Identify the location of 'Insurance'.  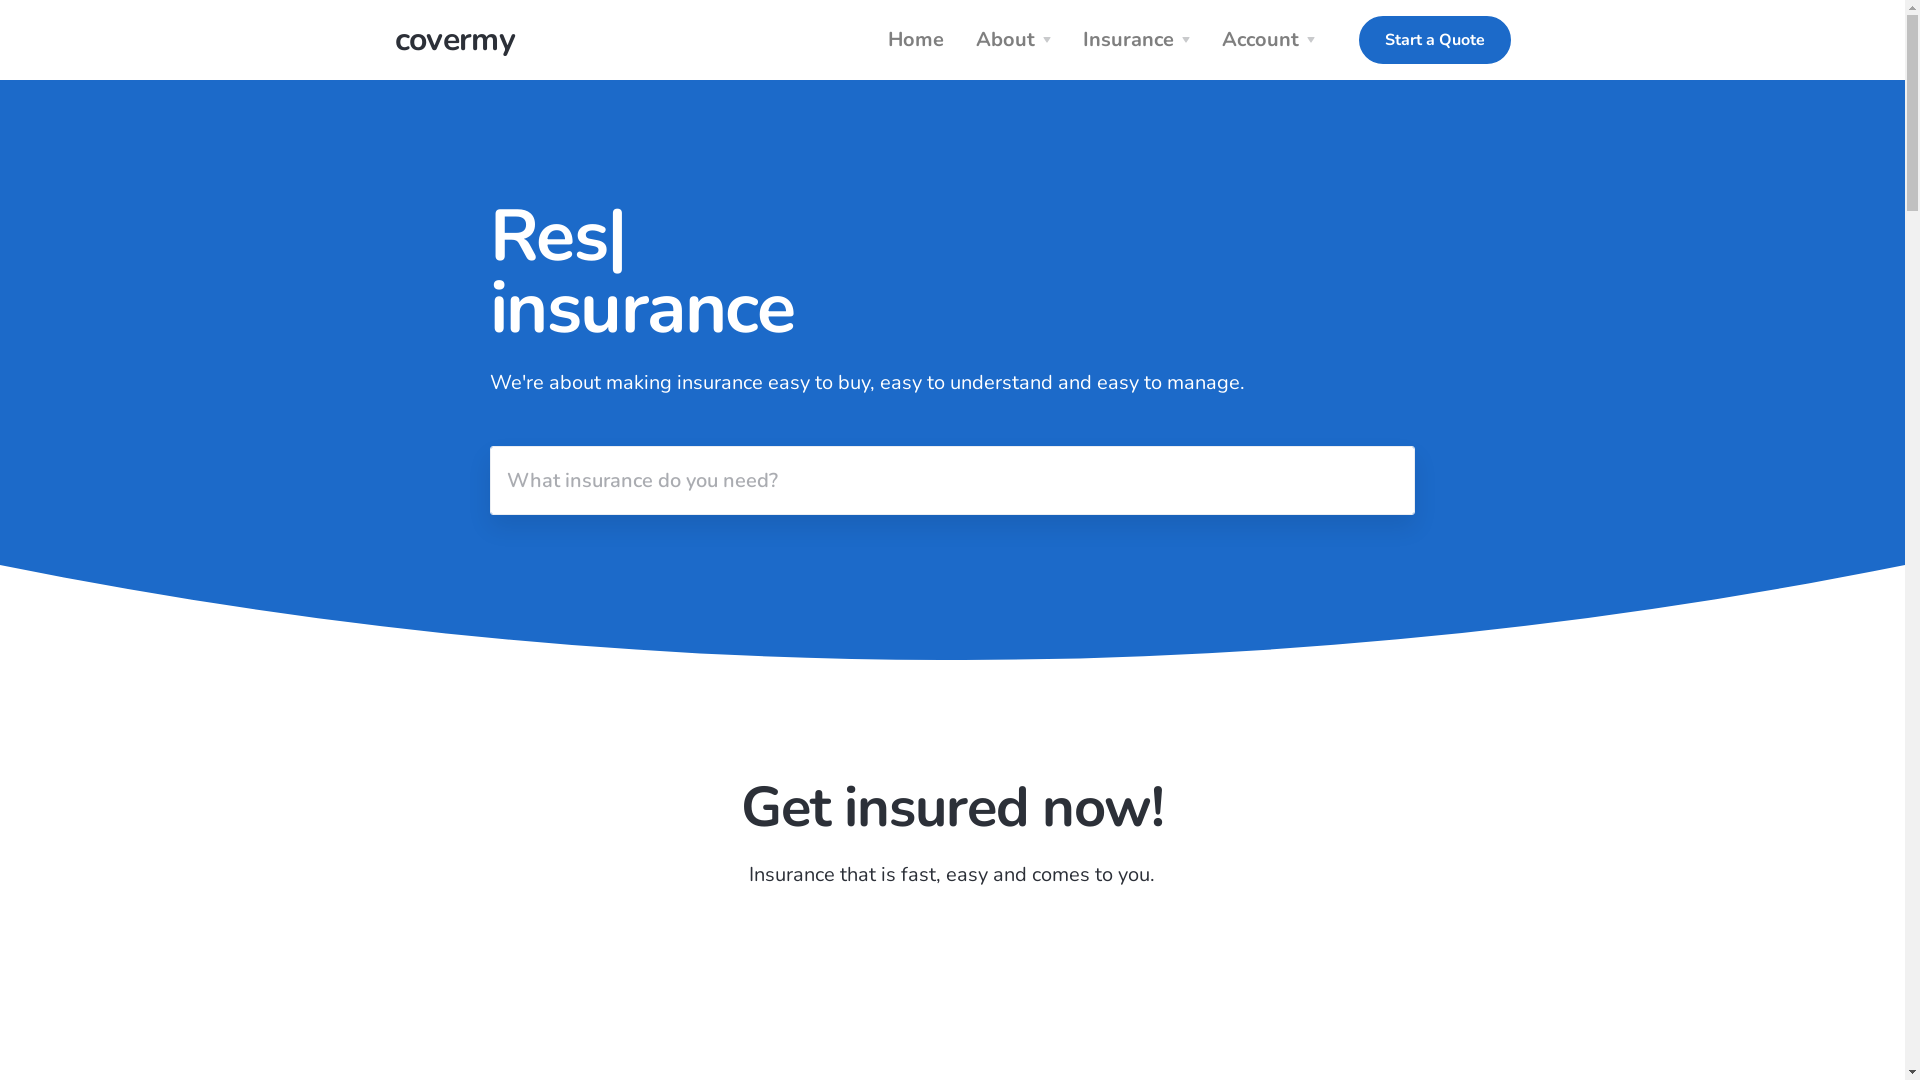
(1069, 39).